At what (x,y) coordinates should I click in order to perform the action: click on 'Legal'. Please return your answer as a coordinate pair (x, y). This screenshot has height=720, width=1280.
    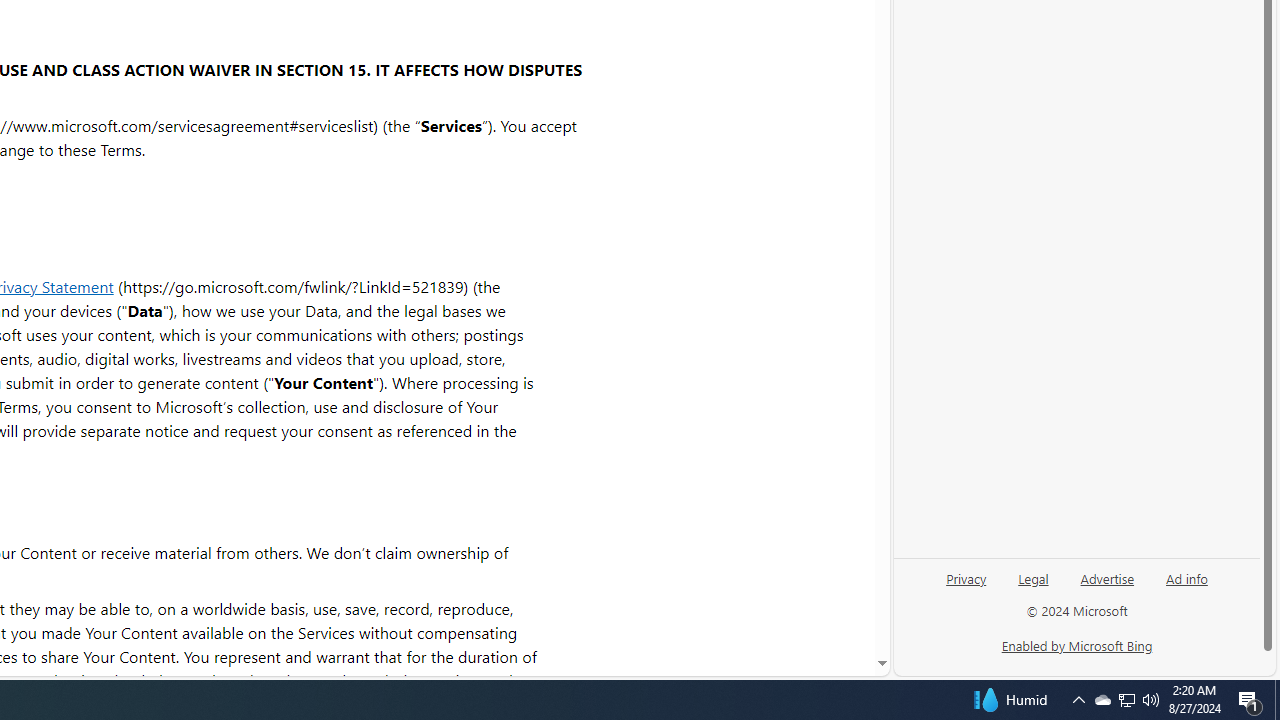
    Looking at the image, I should click on (1033, 585).